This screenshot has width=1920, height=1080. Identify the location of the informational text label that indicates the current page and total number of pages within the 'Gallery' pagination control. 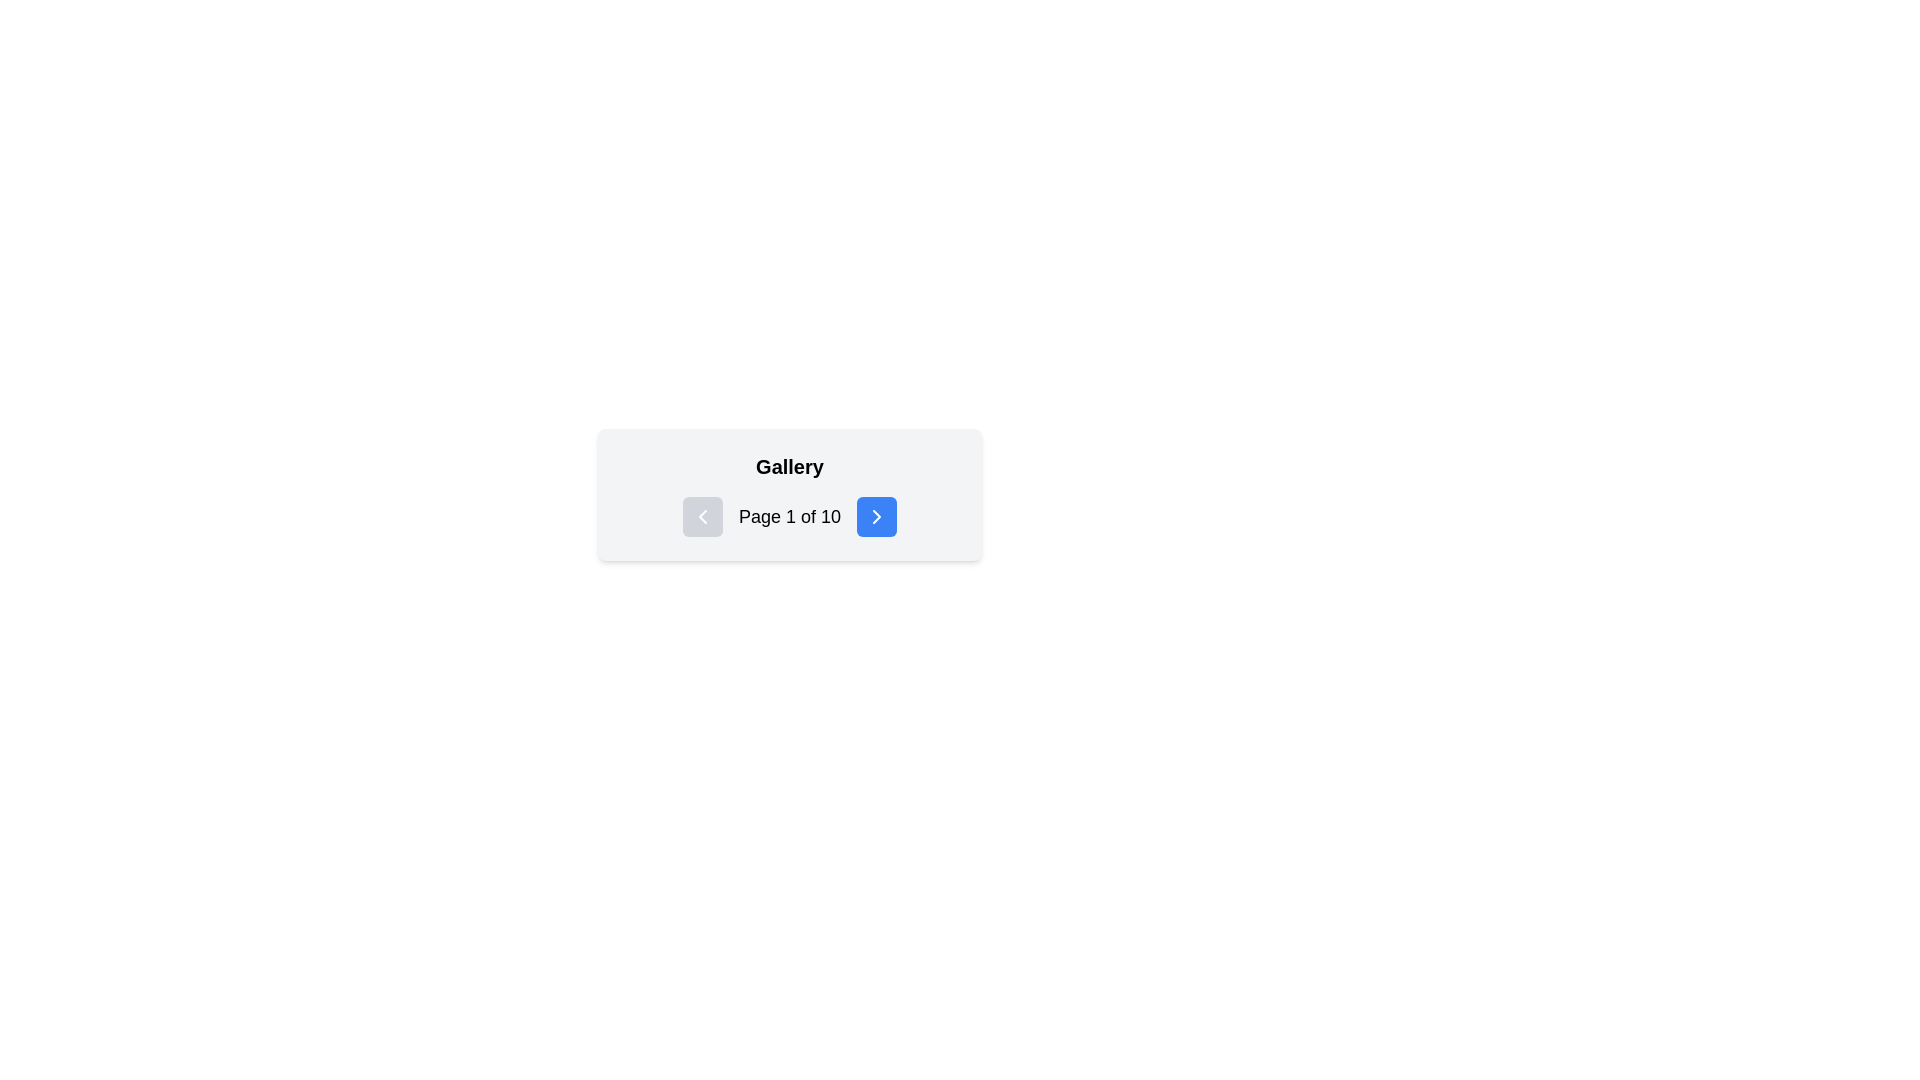
(789, 515).